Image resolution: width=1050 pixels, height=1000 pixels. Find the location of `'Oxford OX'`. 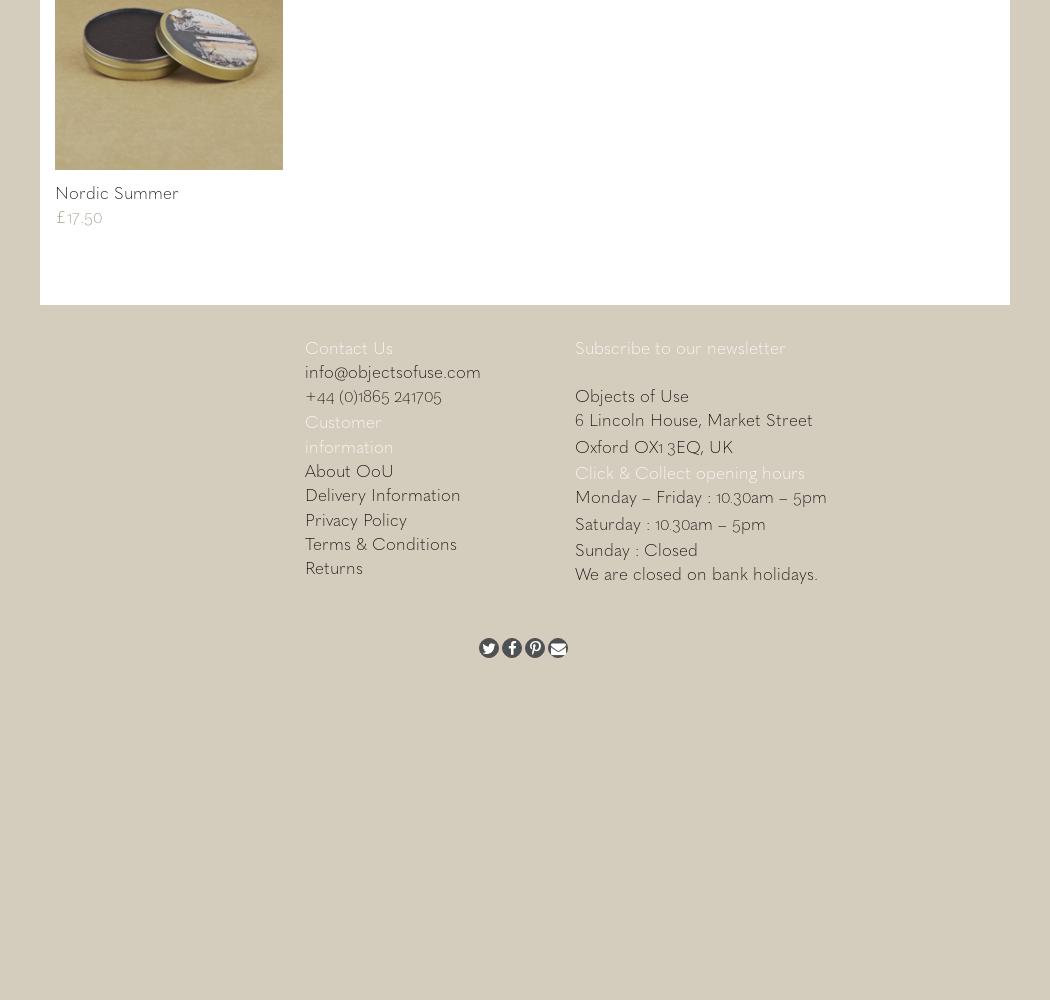

'Oxford OX' is located at coordinates (616, 443).